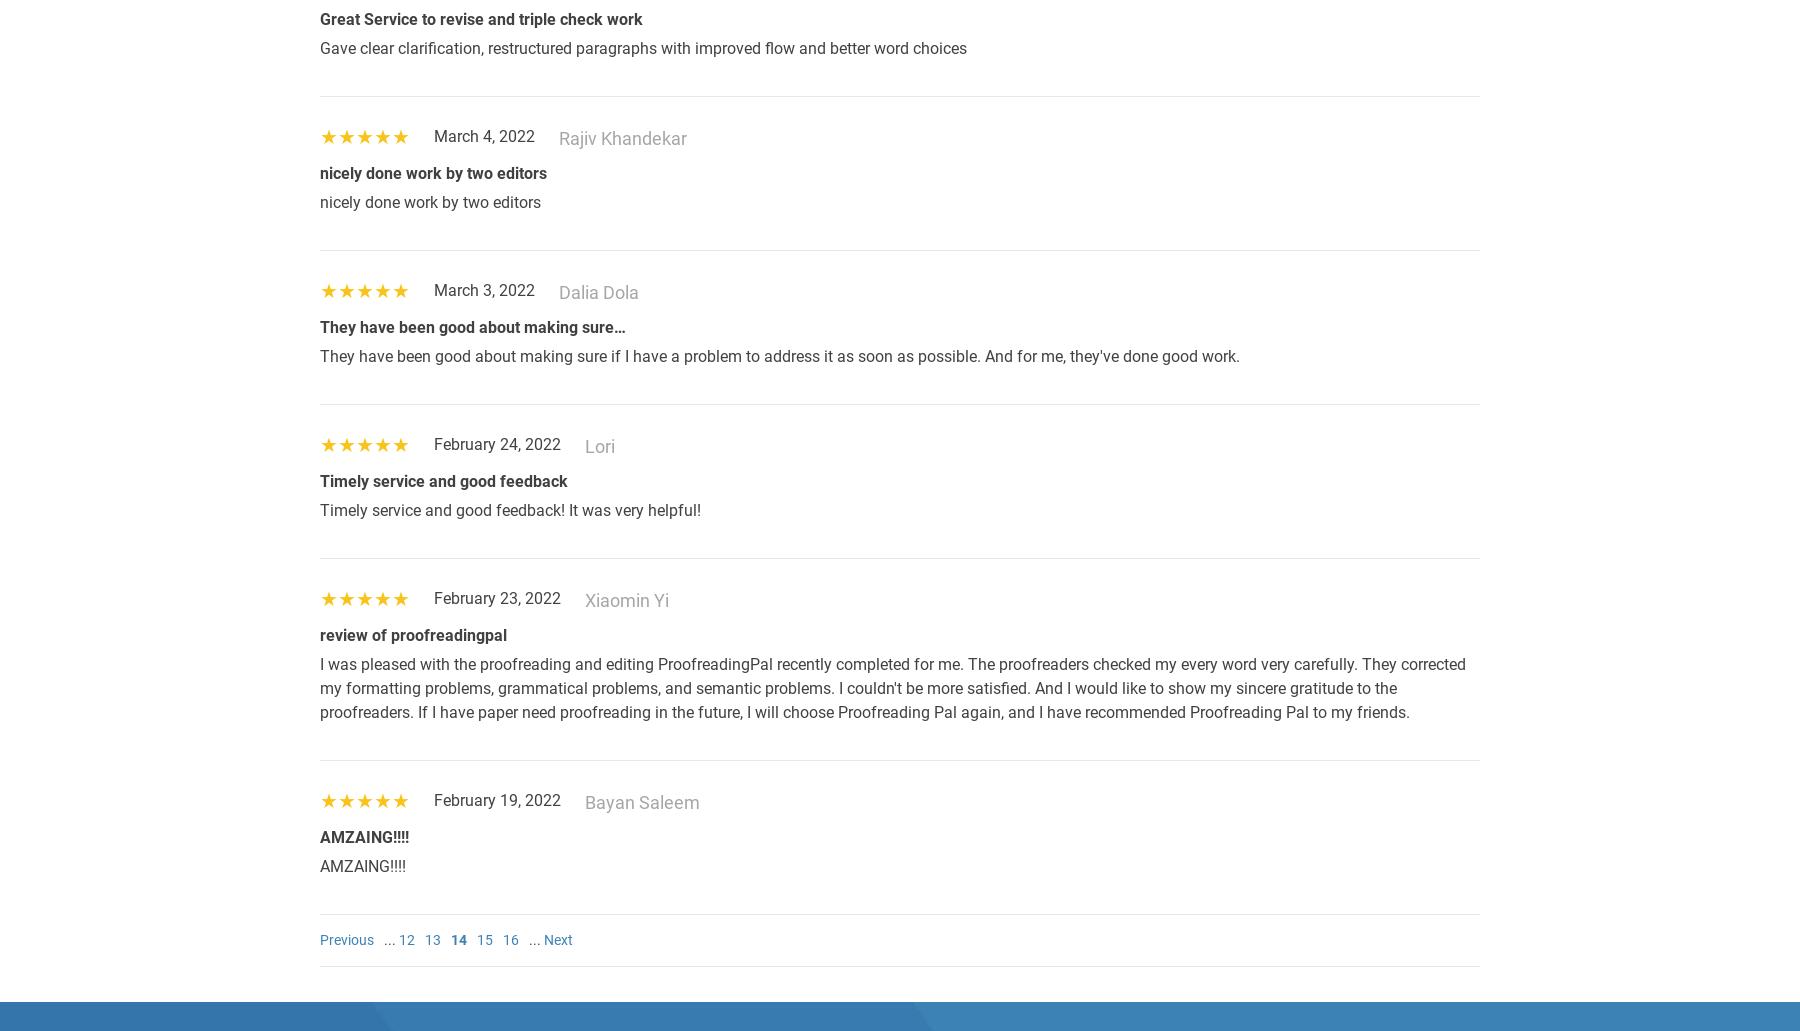 Image resolution: width=1800 pixels, height=1031 pixels. Describe the element at coordinates (319, 481) in the screenshot. I see `'Timely service and good feedback'` at that location.